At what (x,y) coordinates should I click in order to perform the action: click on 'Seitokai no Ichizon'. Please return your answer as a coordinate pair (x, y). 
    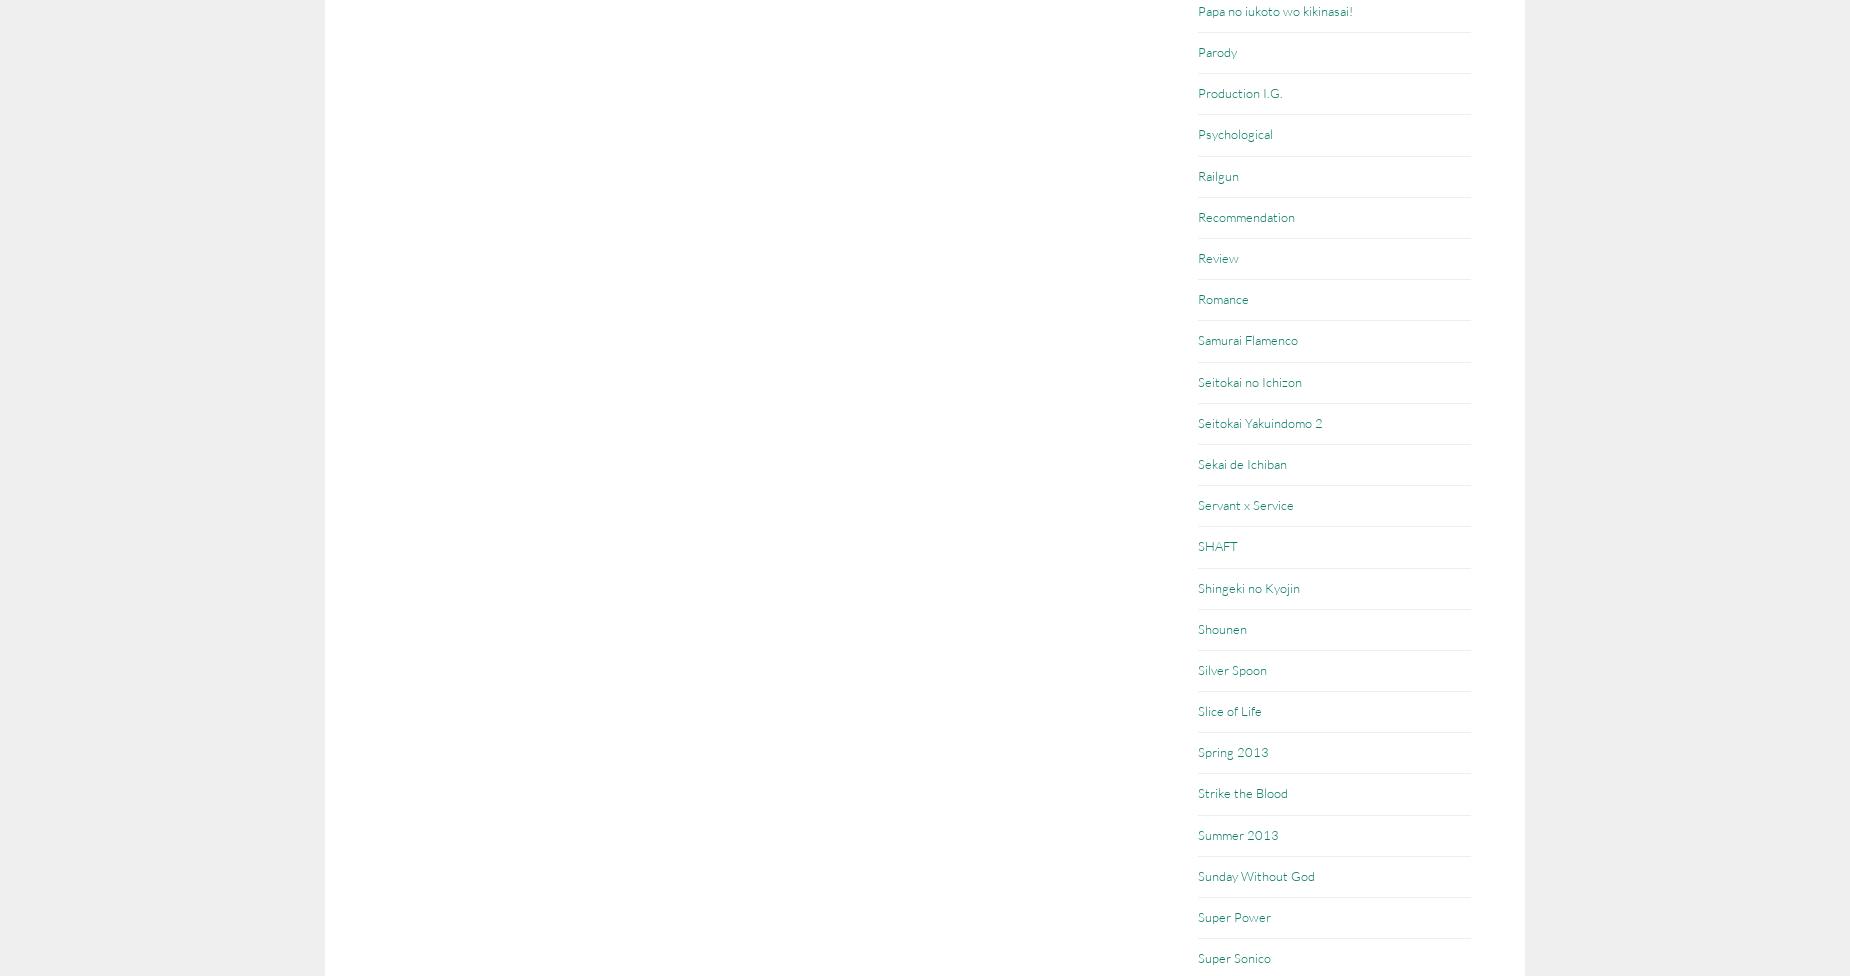
    Looking at the image, I should click on (1249, 380).